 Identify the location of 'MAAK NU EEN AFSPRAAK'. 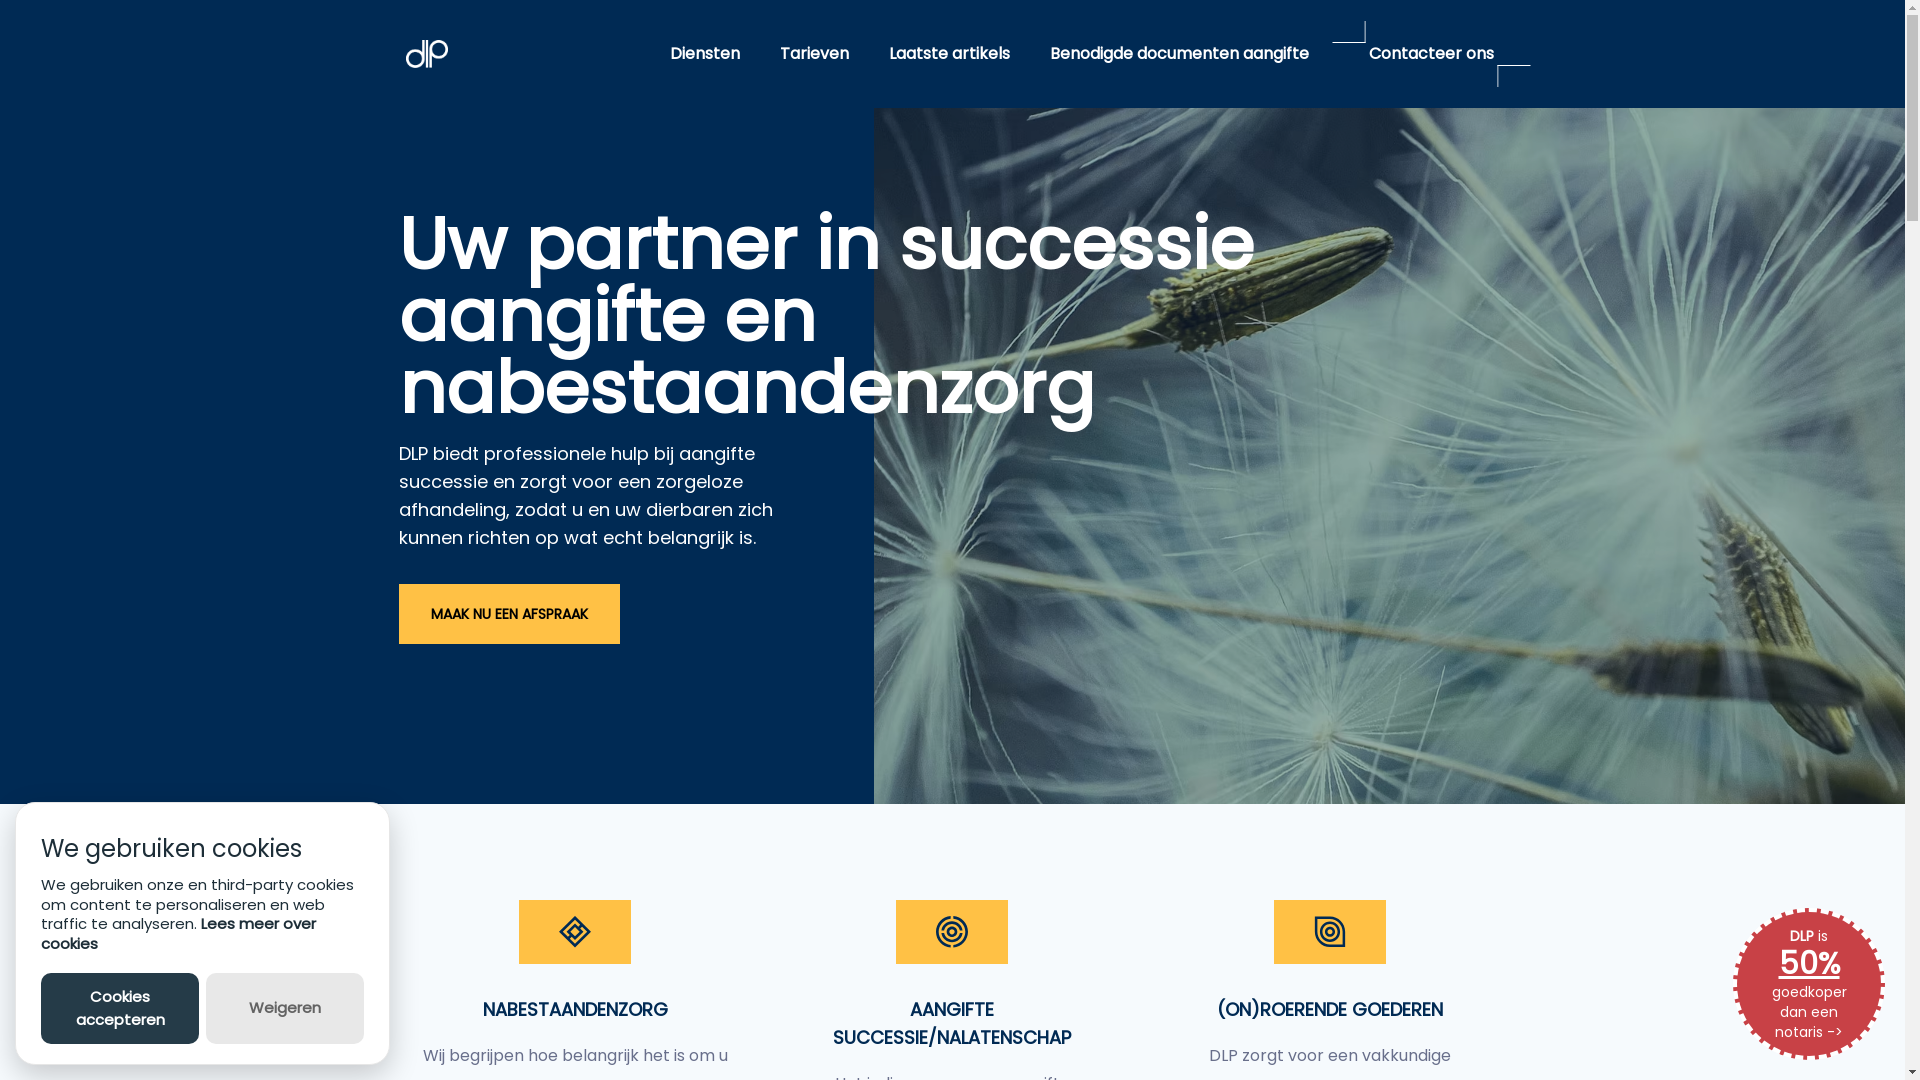
(508, 612).